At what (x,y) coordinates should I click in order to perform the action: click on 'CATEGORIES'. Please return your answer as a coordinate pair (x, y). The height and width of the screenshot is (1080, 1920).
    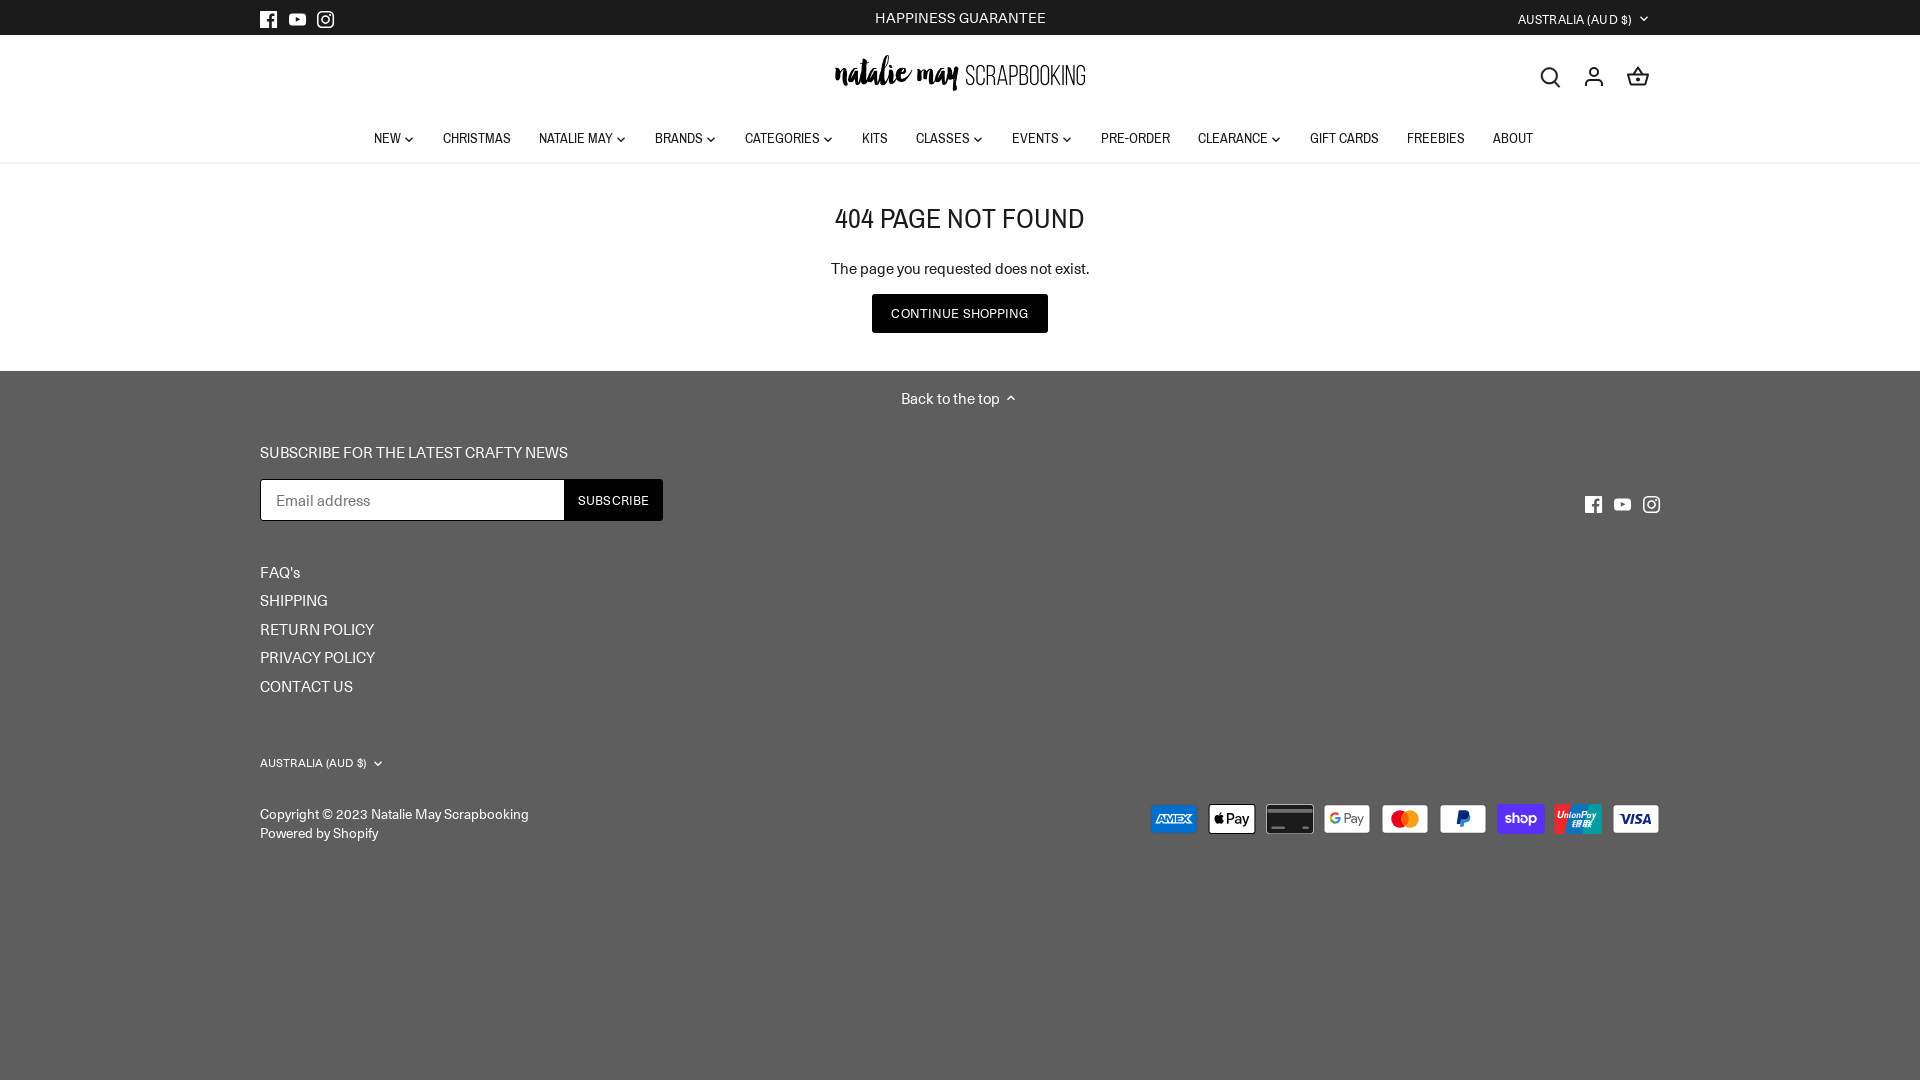
    Looking at the image, I should click on (780, 137).